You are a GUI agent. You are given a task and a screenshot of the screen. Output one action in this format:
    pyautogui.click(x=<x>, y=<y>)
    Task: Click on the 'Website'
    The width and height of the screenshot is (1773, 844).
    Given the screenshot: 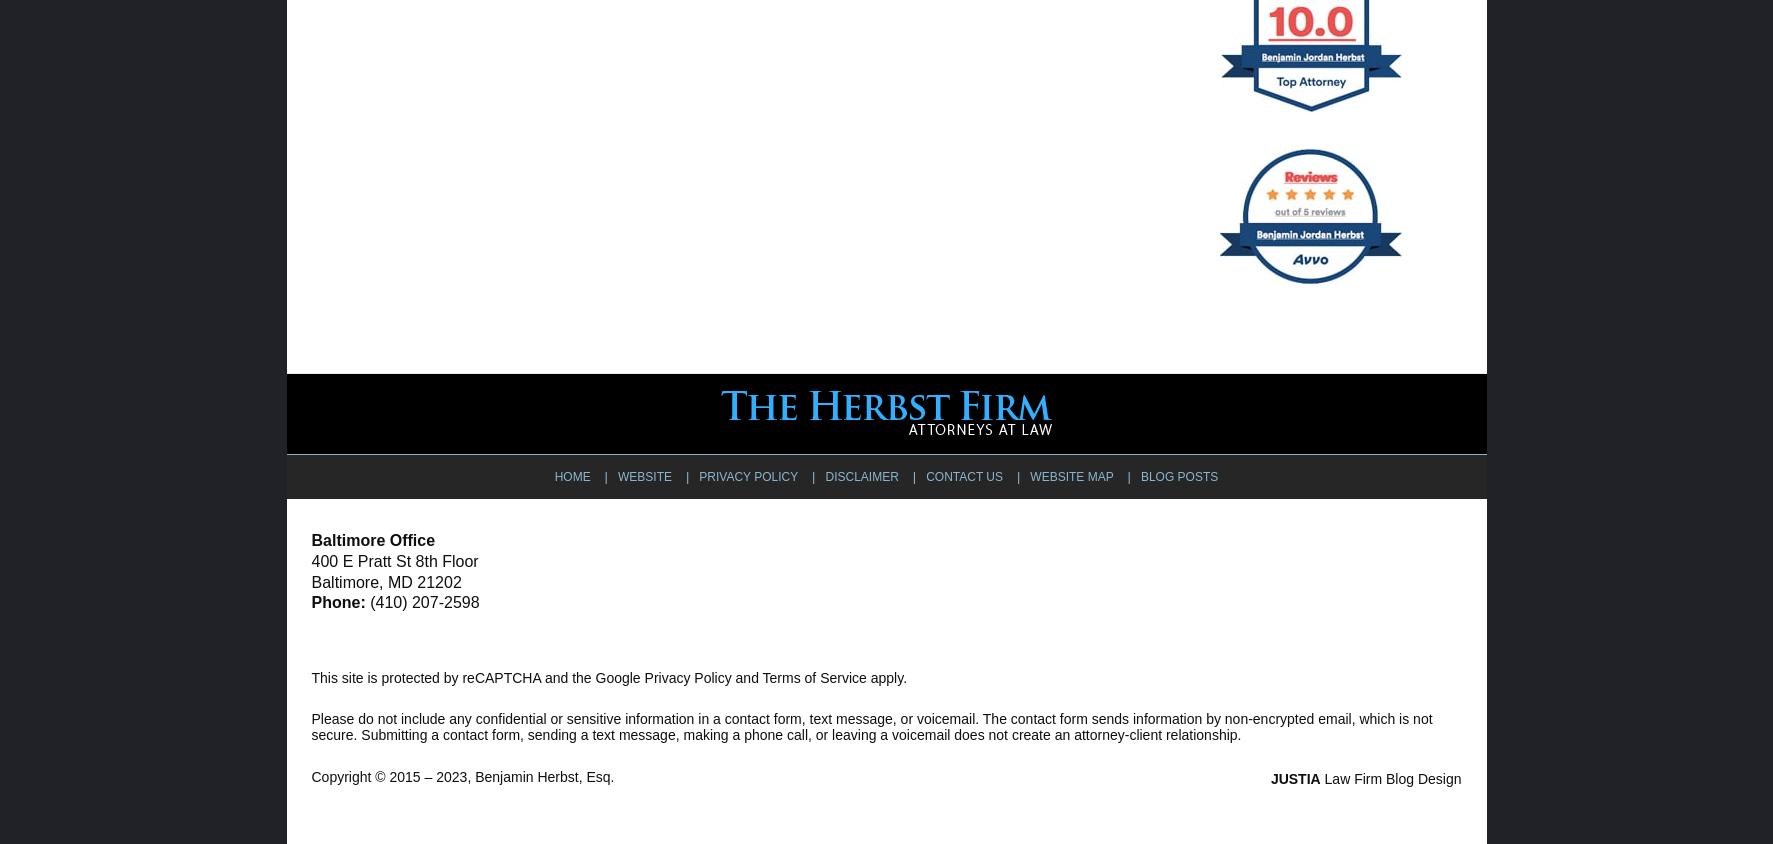 What is the action you would take?
    pyautogui.click(x=616, y=475)
    